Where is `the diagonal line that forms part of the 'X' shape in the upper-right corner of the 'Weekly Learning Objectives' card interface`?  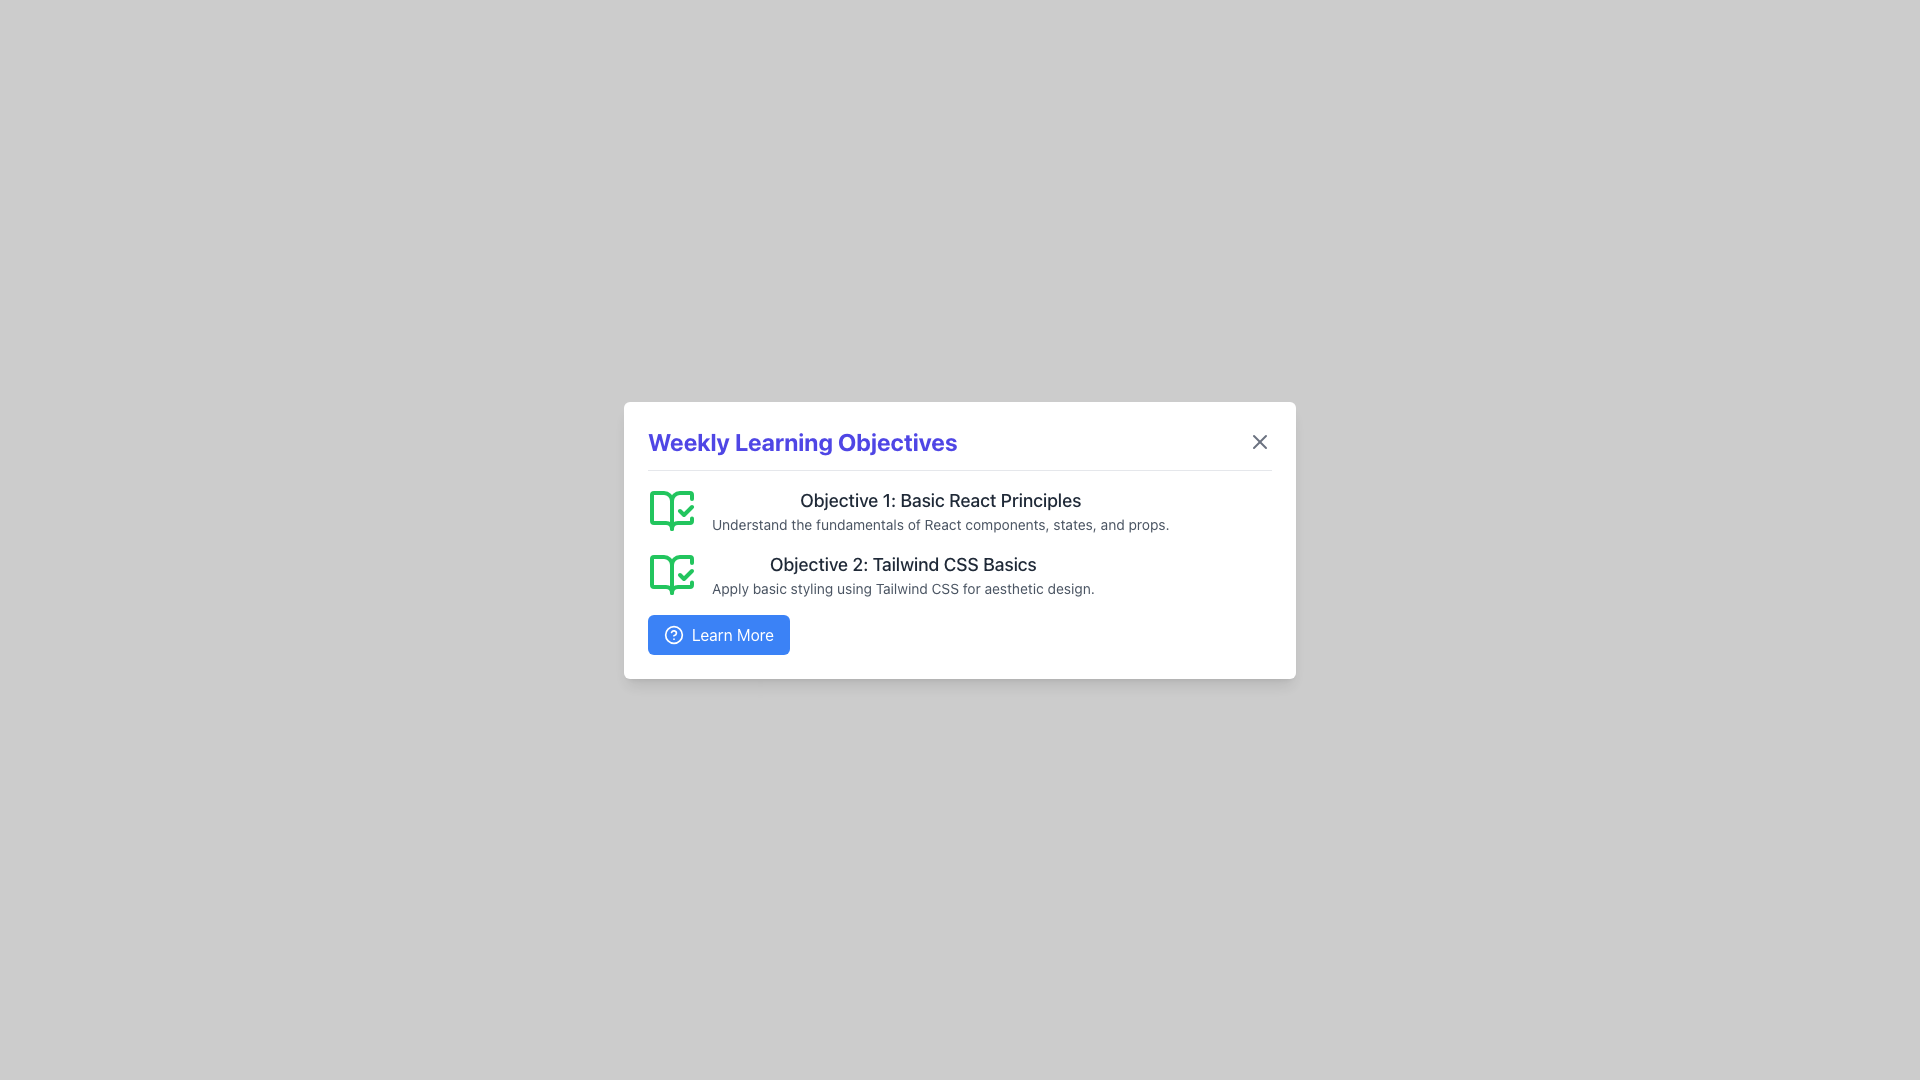 the diagonal line that forms part of the 'X' shape in the upper-right corner of the 'Weekly Learning Objectives' card interface is located at coordinates (1258, 440).